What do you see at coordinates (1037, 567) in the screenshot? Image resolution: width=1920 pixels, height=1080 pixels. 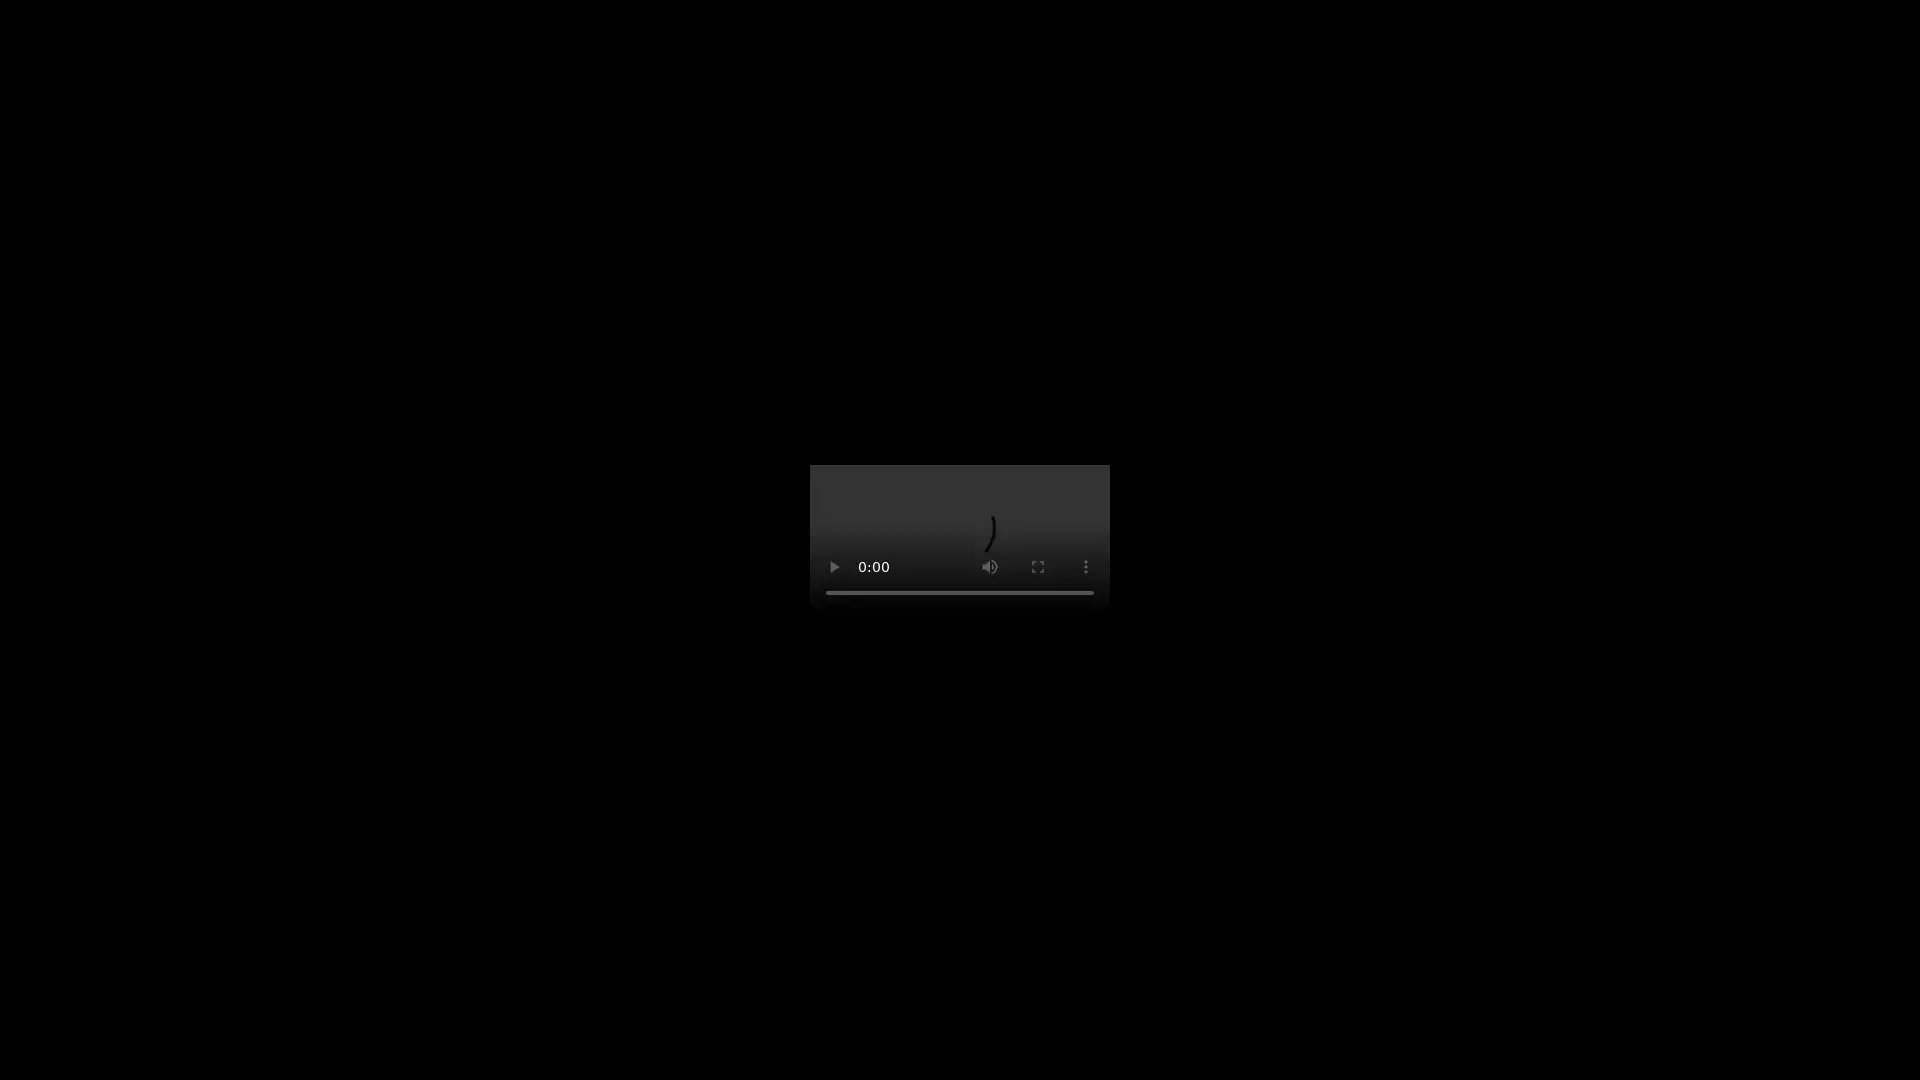 I see `enter full screen` at bounding box center [1037, 567].